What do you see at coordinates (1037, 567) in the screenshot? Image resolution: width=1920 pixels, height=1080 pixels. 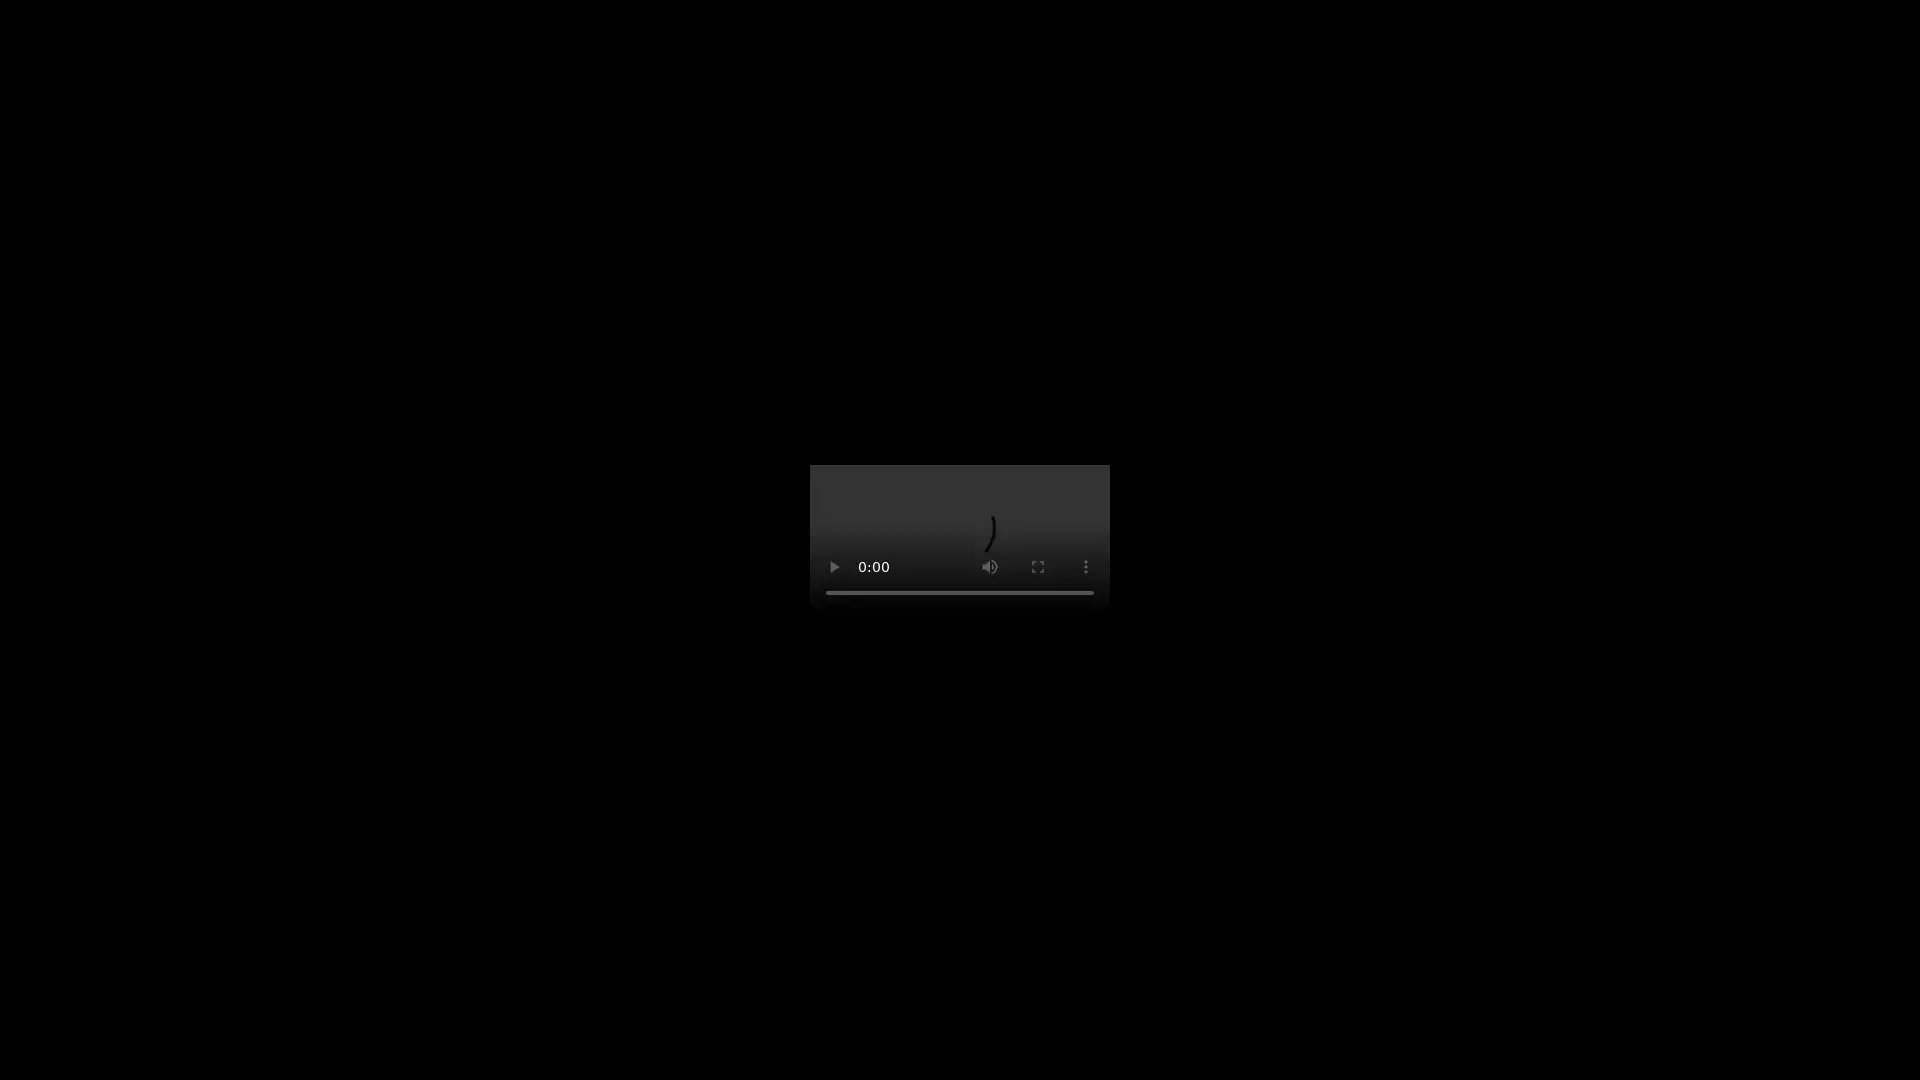 I see `enter full screen` at bounding box center [1037, 567].